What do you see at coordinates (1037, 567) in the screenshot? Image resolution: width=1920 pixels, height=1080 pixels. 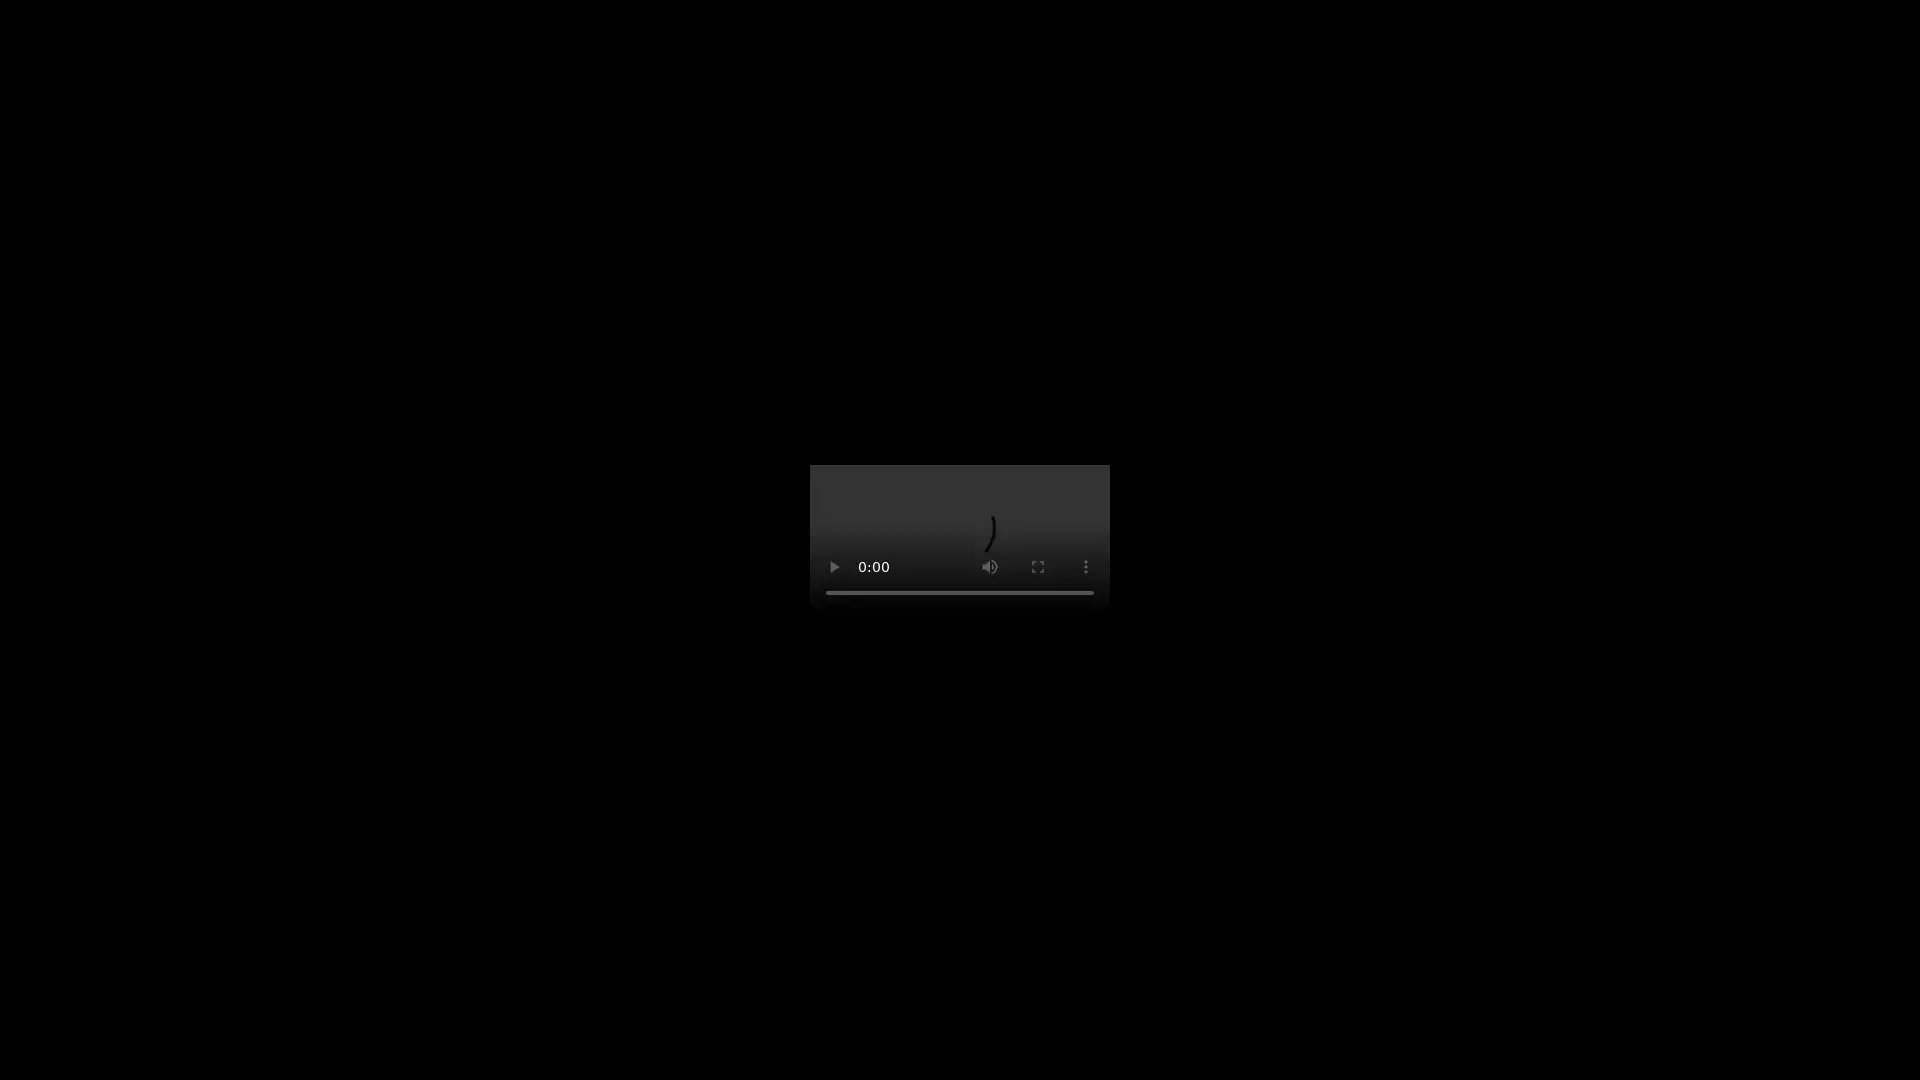 I see `enter full screen` at bounding box center [1037, 567].